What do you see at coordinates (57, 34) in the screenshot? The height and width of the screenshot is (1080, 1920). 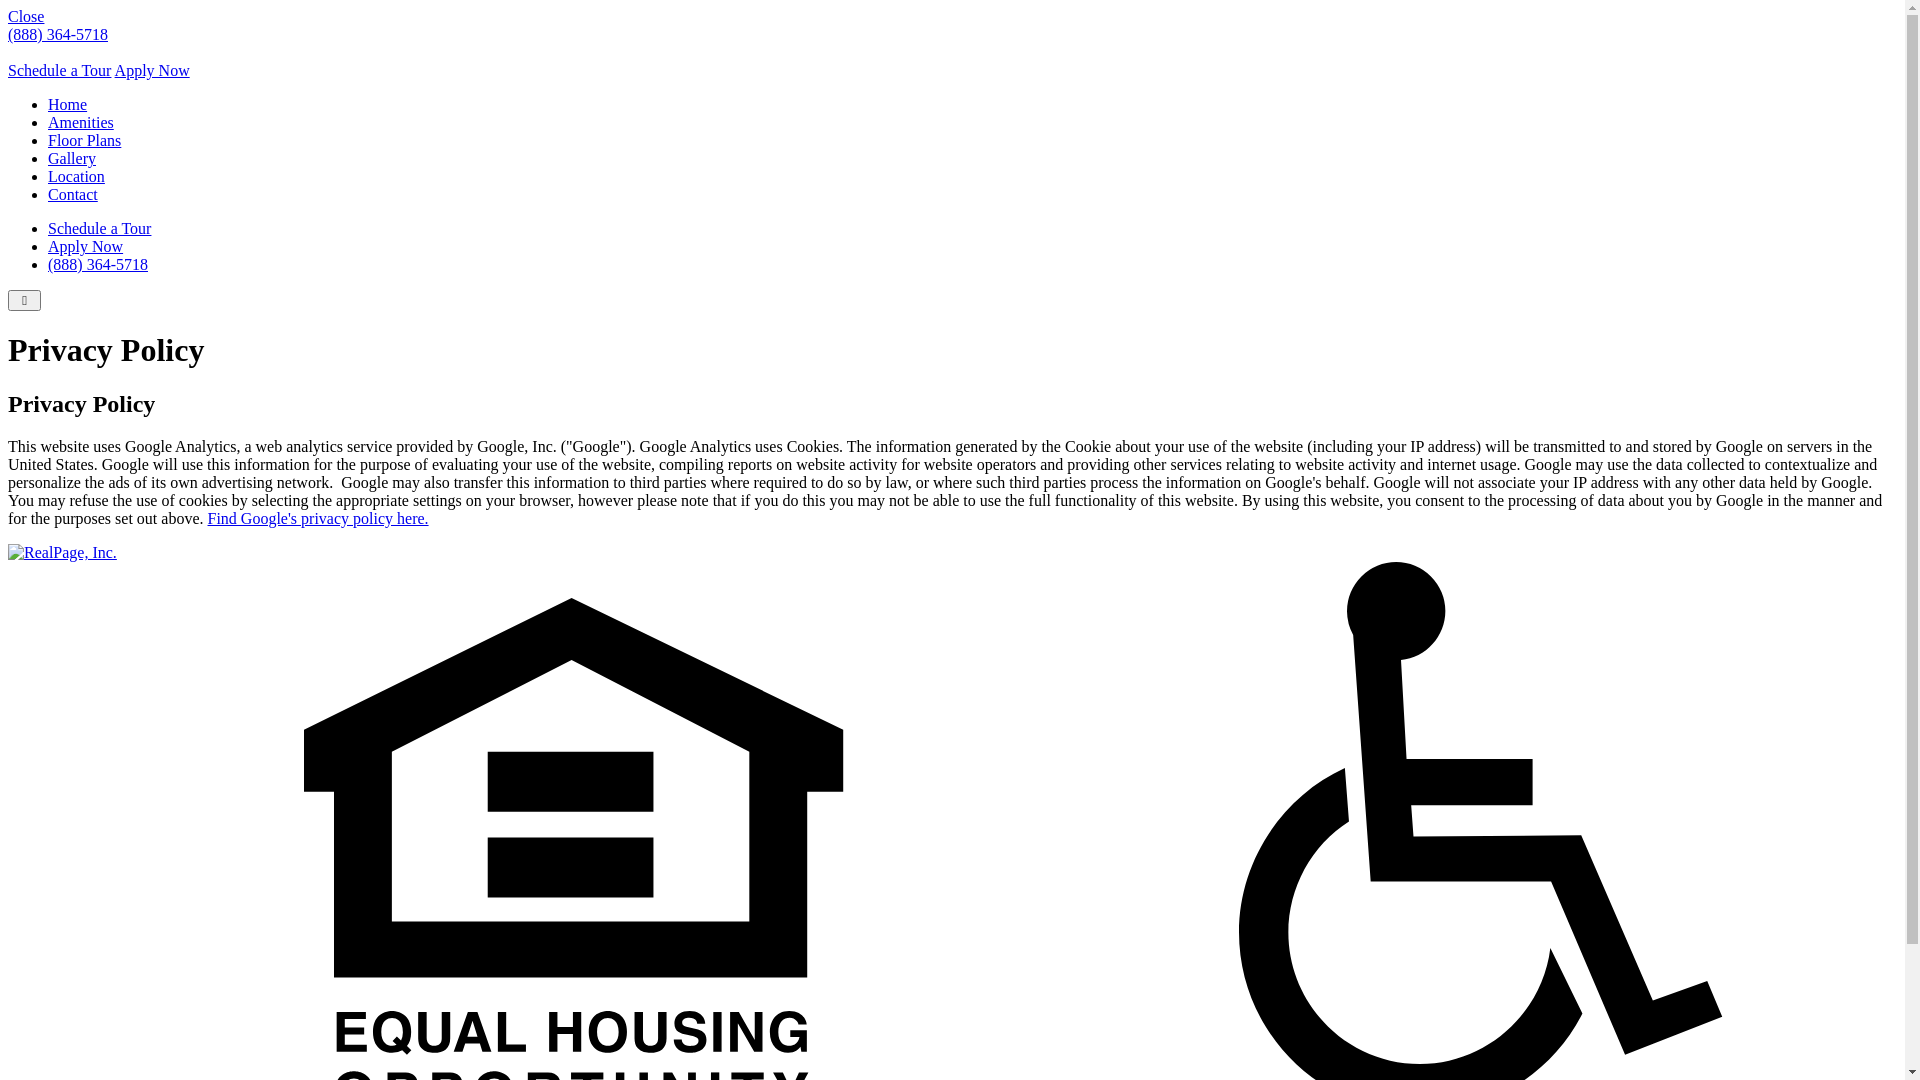 I see `'(888) 364-5718'` at bounding box center [57, 34].